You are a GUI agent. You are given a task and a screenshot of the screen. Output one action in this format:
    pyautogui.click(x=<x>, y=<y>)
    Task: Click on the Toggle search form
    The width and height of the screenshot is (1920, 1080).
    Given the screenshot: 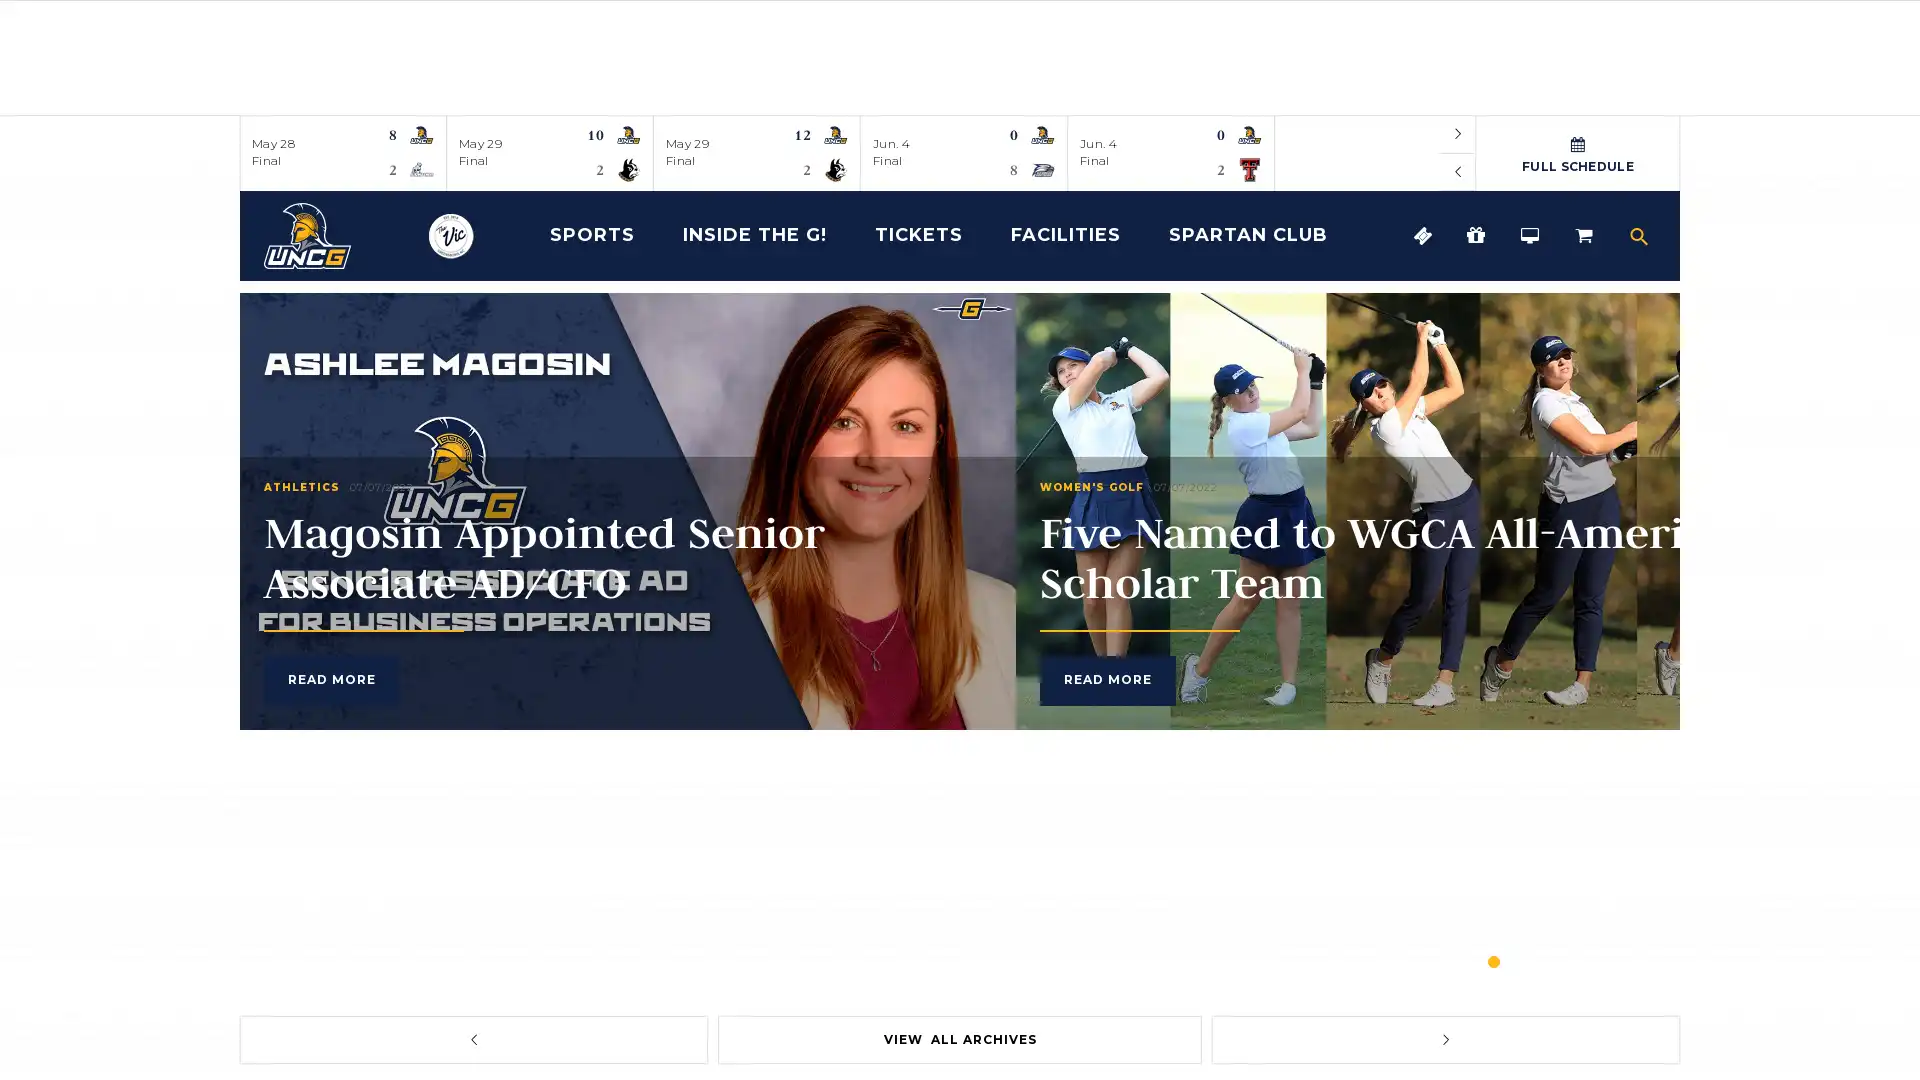 What is the action you would take?
    pyautogui.click(x=1638, y=234)
    